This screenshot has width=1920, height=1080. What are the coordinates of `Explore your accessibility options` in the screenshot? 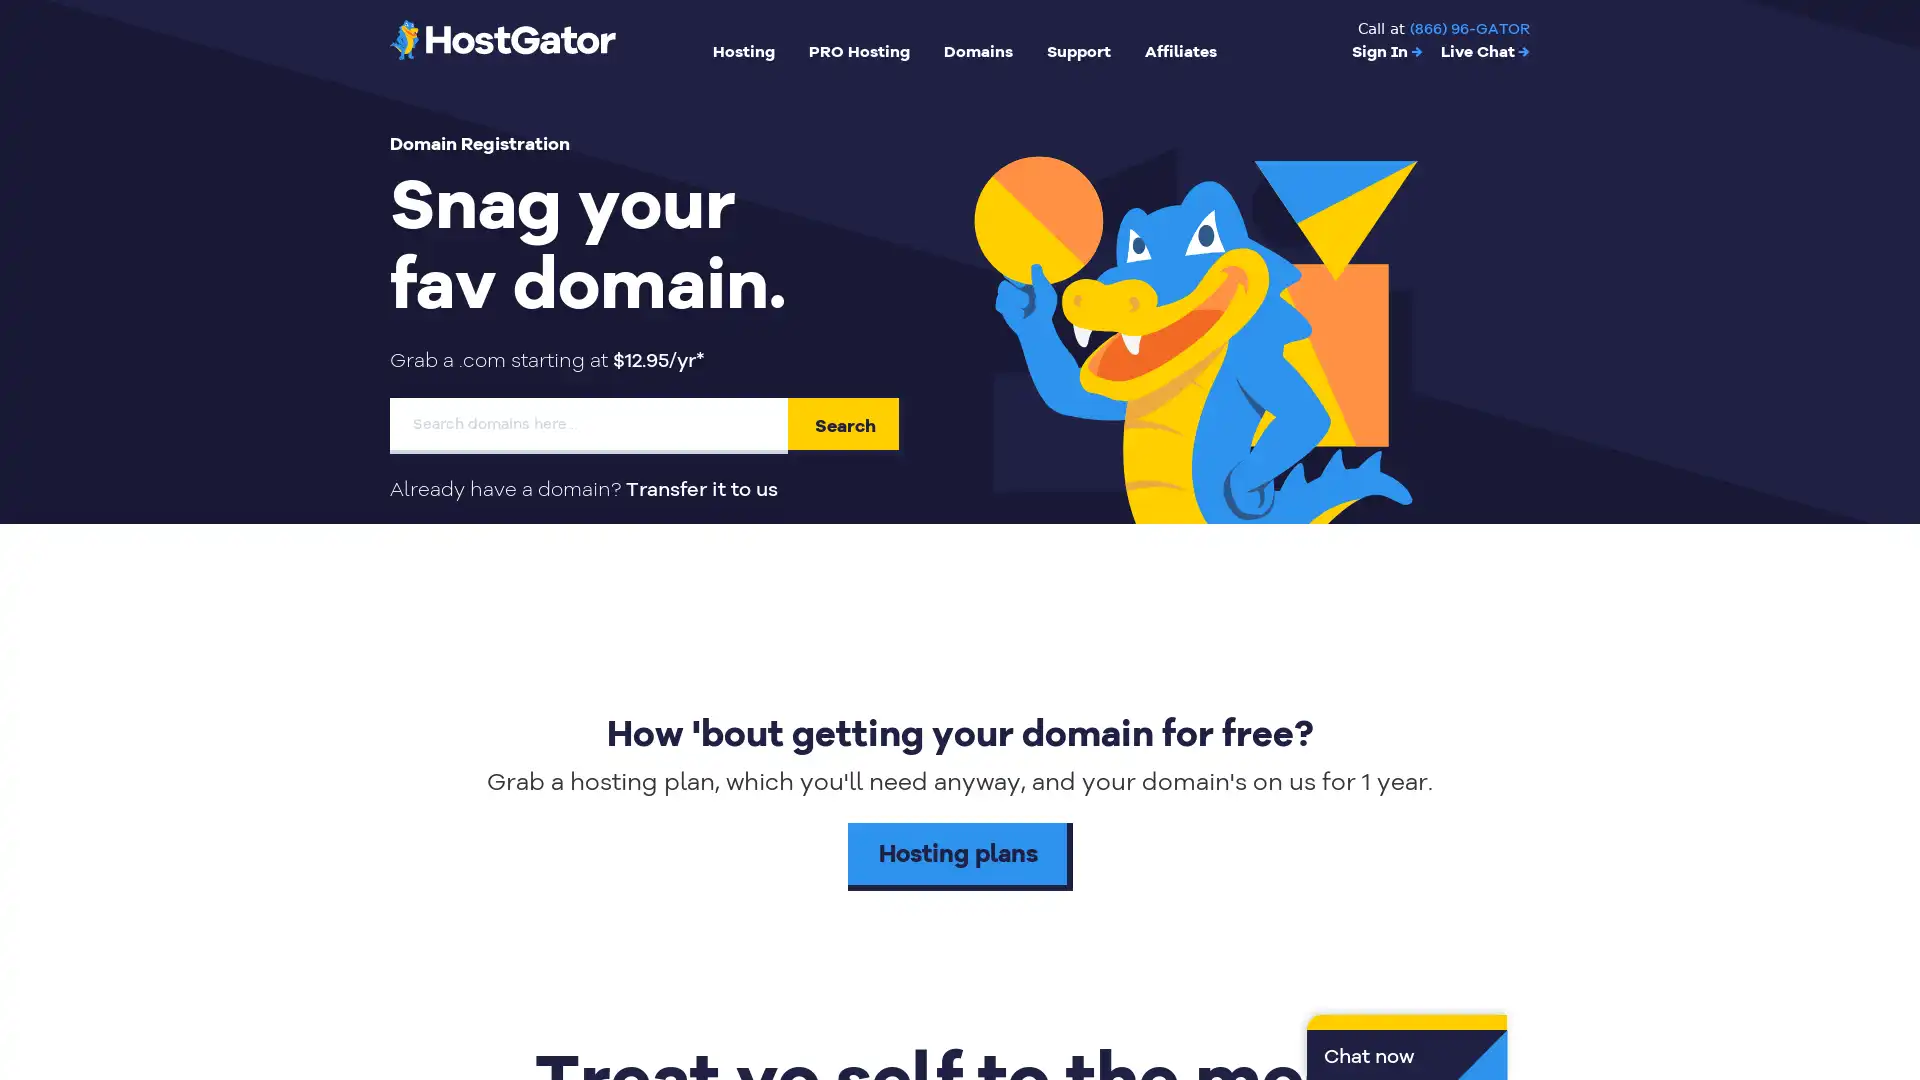 It's located at (1886, 978).